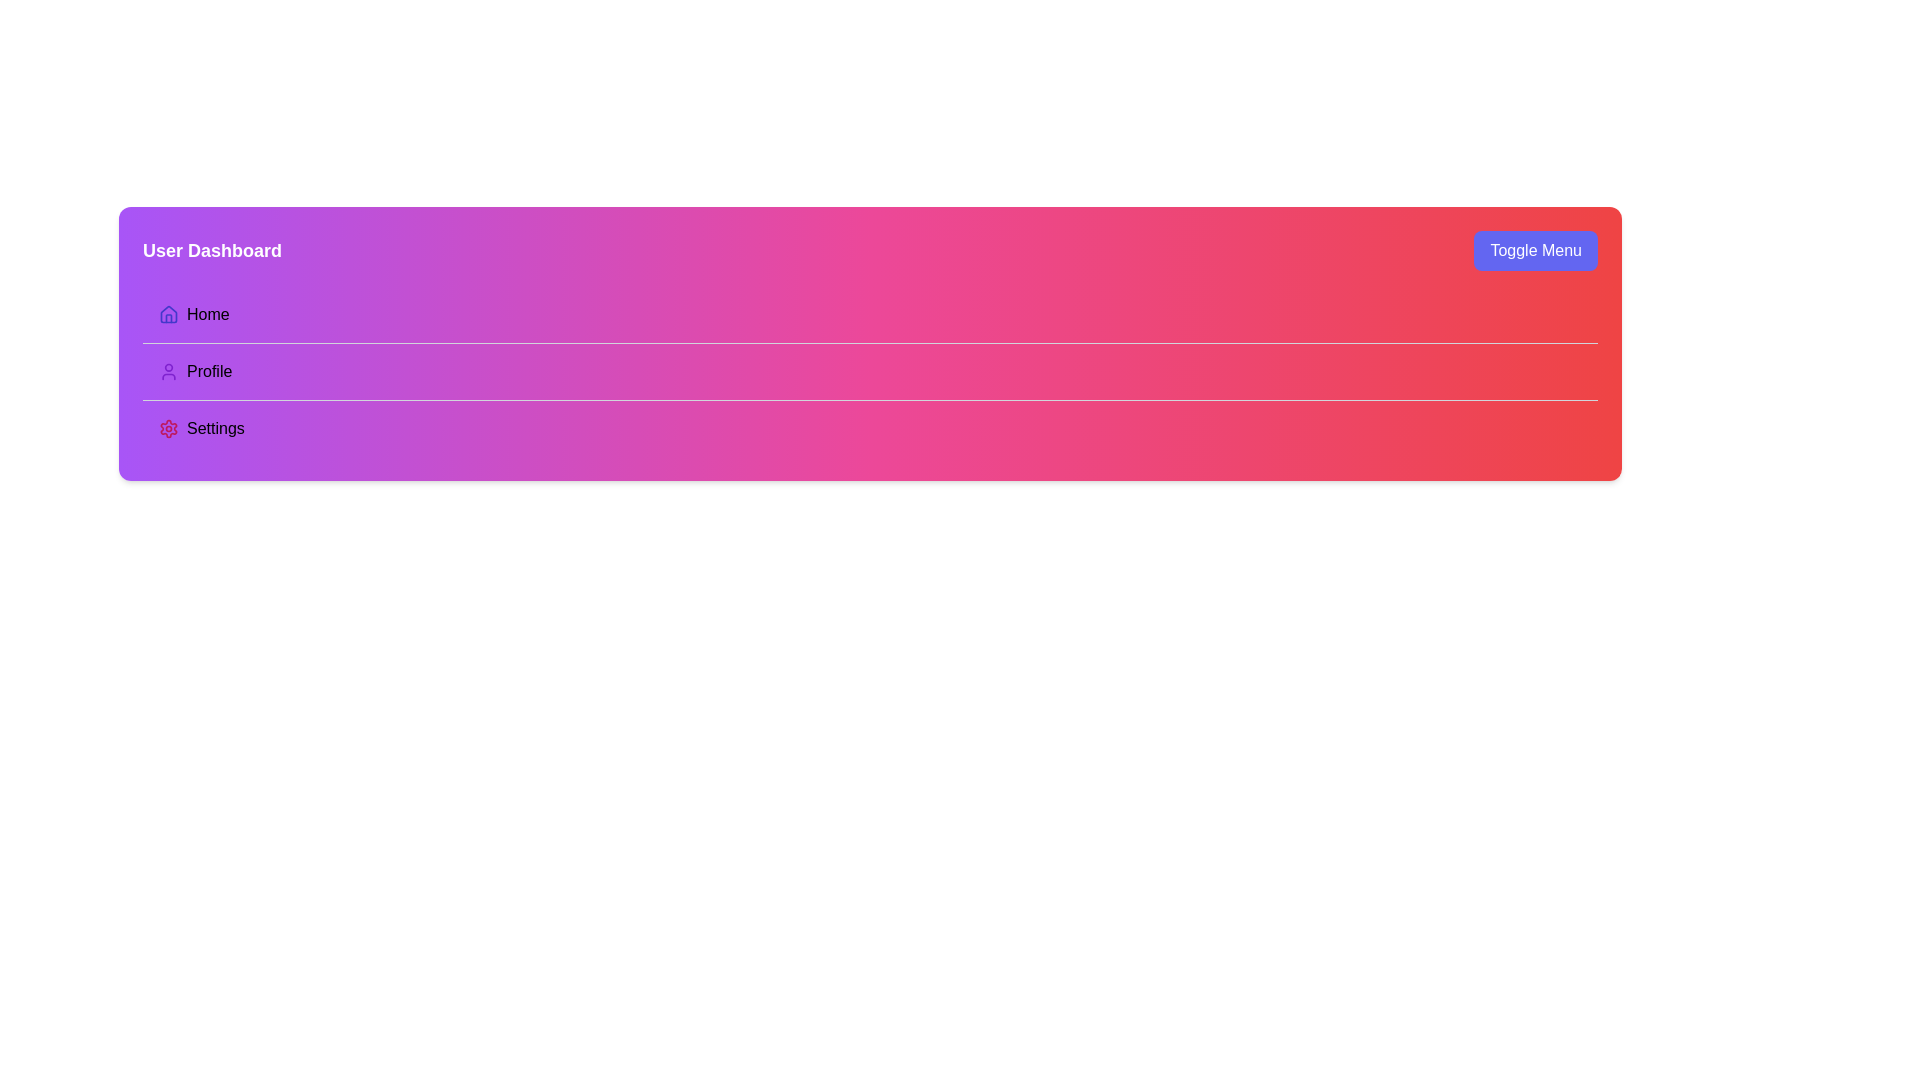 The image size is (1920, 1080). Describe the element at coordinates (870, 371) in the screenshot. I see `the 'Profile' navigation button` at that location.